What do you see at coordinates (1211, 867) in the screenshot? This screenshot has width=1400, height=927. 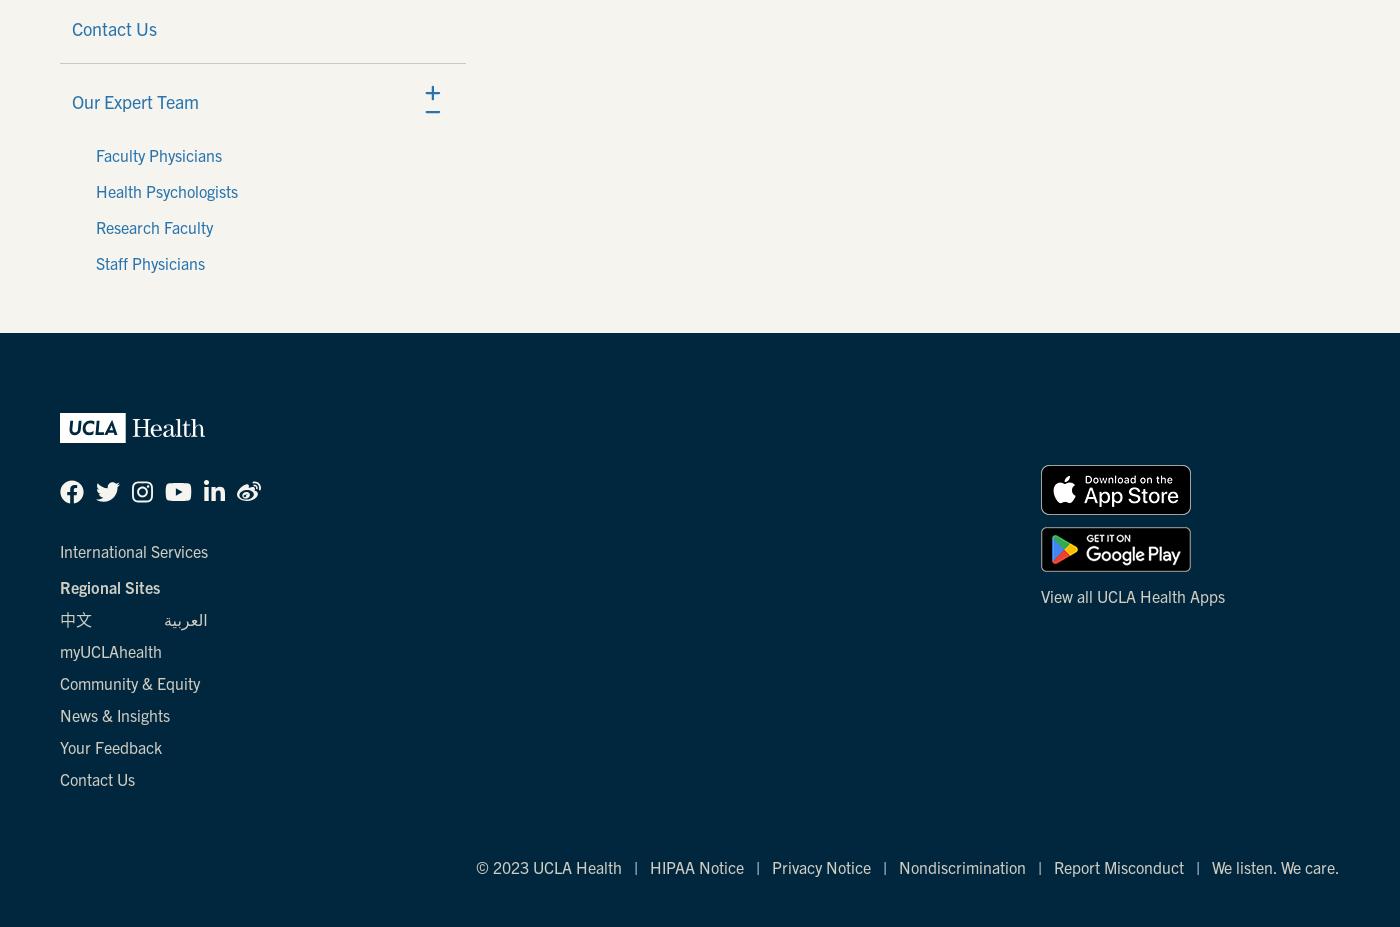 I see `'We listen. We care.'` at bounding box center [1211, 867].